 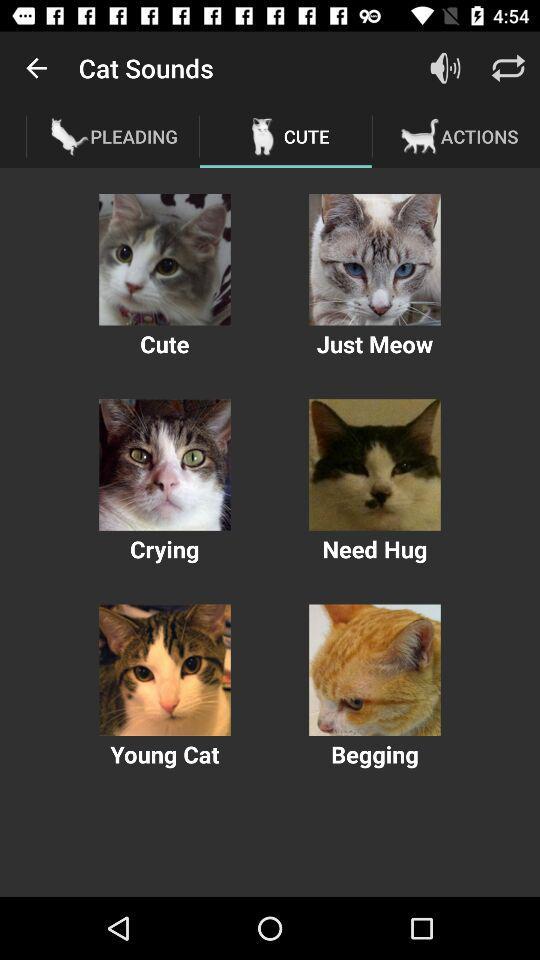 I want to click on sound options, so click(x=164, y=670).